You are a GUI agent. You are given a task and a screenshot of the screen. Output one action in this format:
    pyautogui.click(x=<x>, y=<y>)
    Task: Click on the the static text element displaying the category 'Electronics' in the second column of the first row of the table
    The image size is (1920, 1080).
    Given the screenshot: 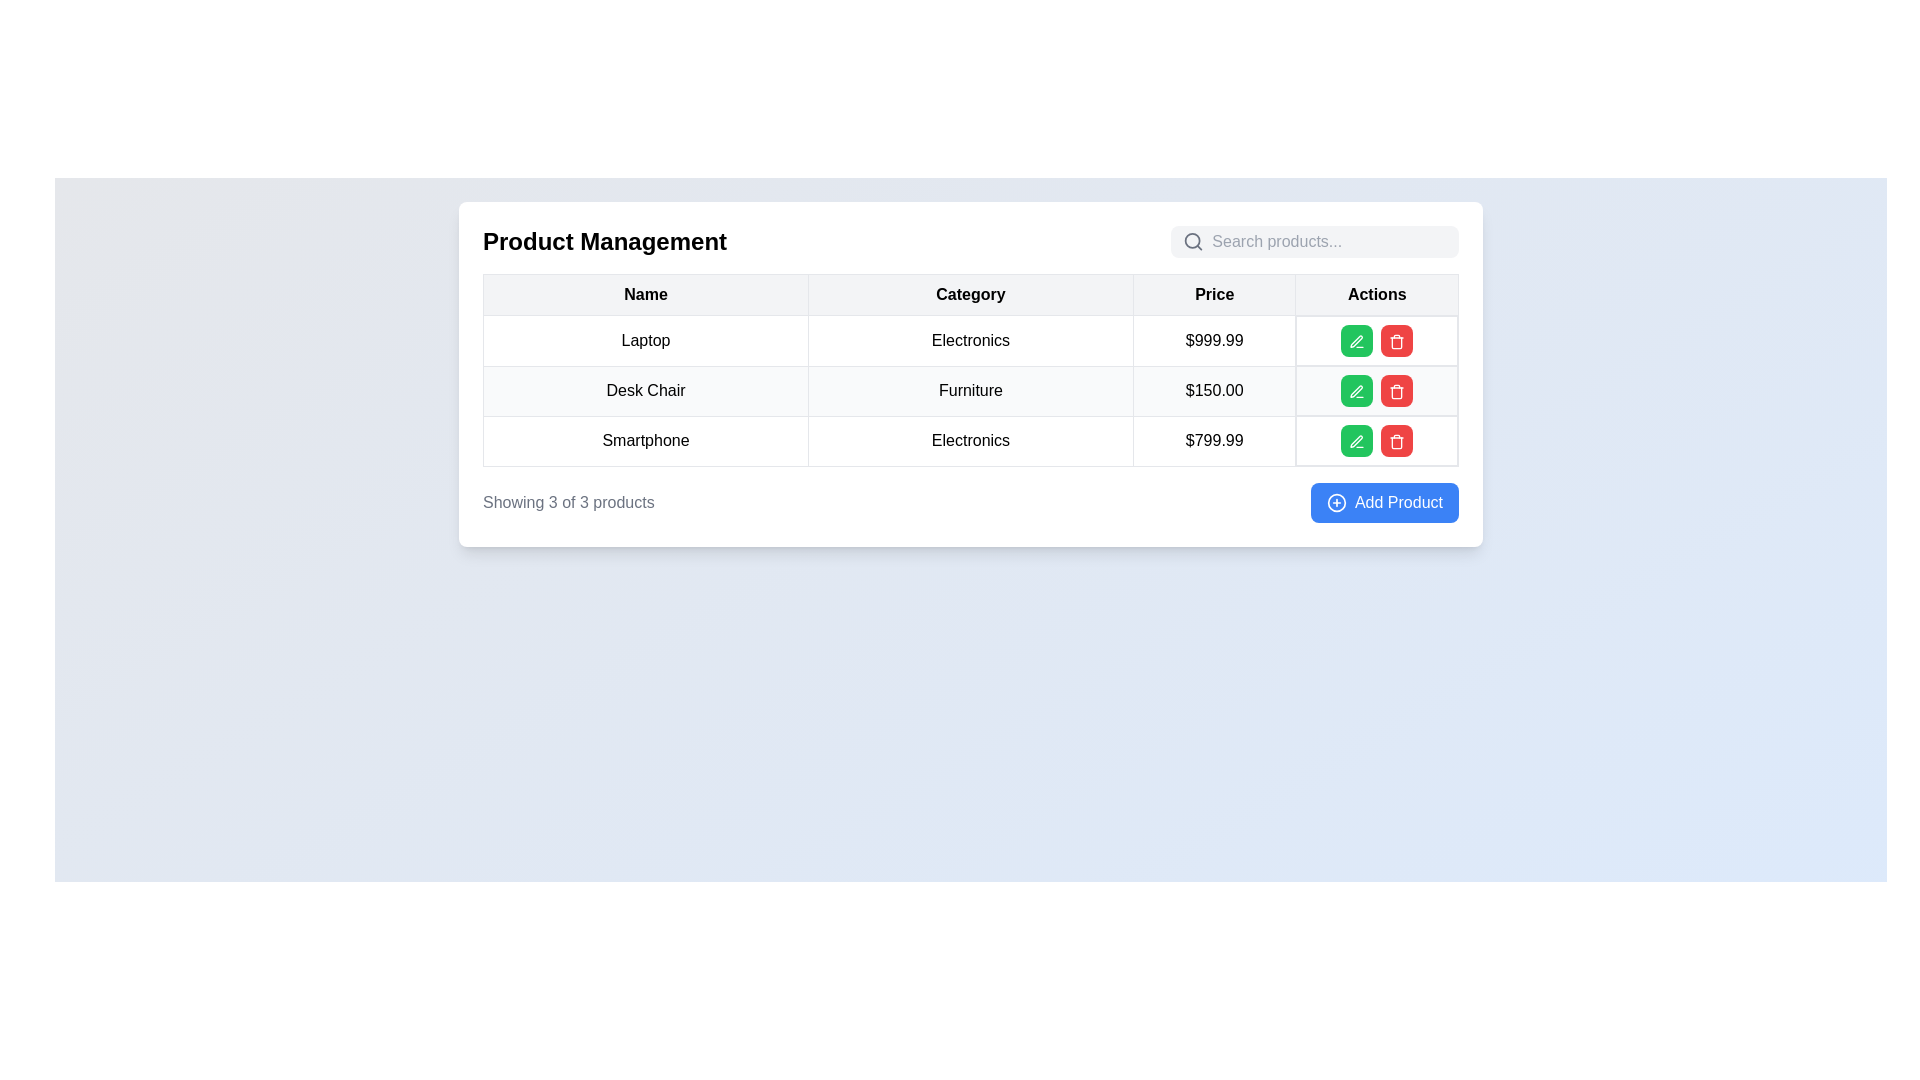 What is the action you would take?
    pyautogui.click(x=970, y=339)
    